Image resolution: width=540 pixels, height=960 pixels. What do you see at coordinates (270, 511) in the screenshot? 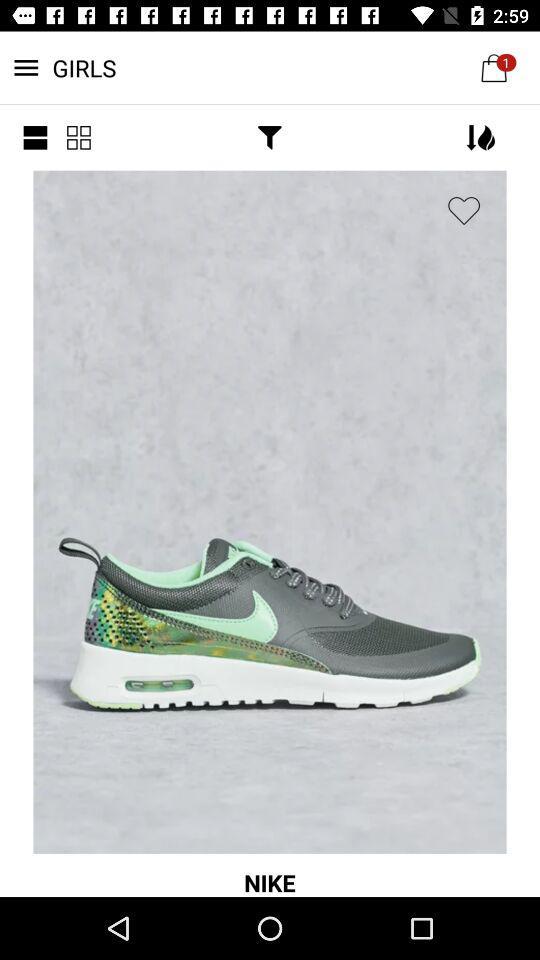
I see `the image above nike` at bounding box center [270, 511].